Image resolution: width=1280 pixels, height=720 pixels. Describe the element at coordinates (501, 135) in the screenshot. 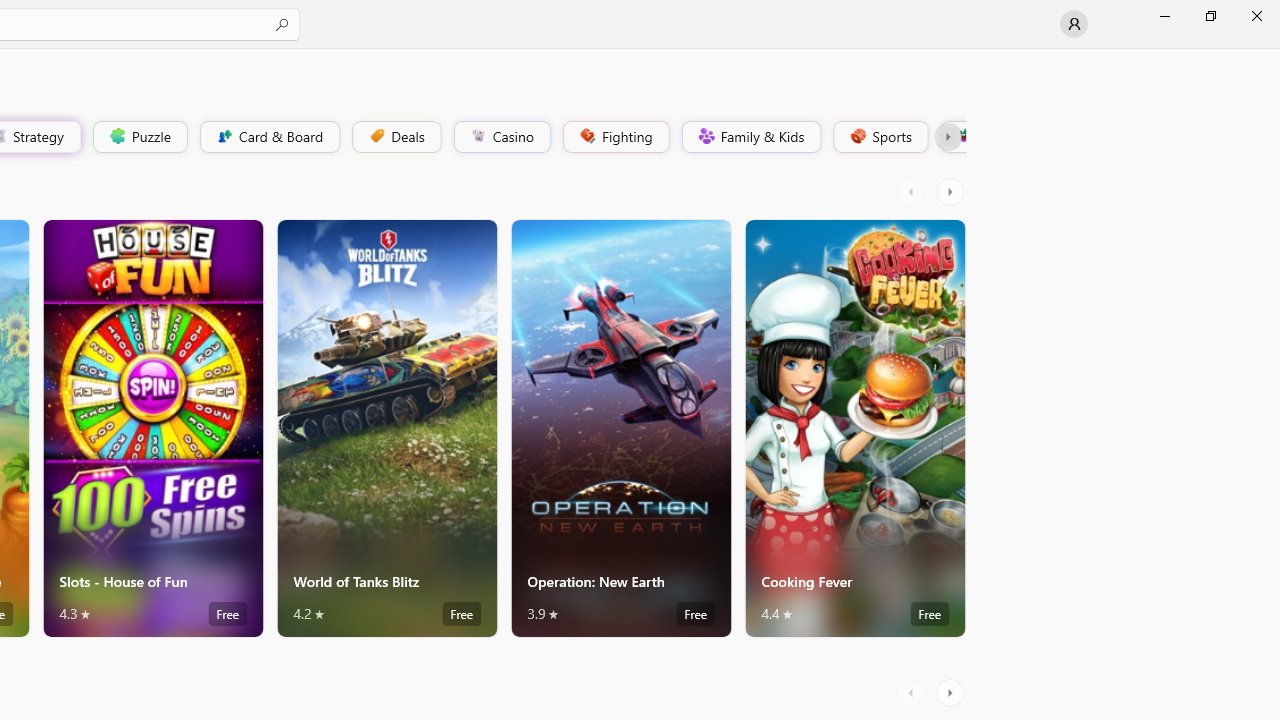

I see `'Casino'` at that location.